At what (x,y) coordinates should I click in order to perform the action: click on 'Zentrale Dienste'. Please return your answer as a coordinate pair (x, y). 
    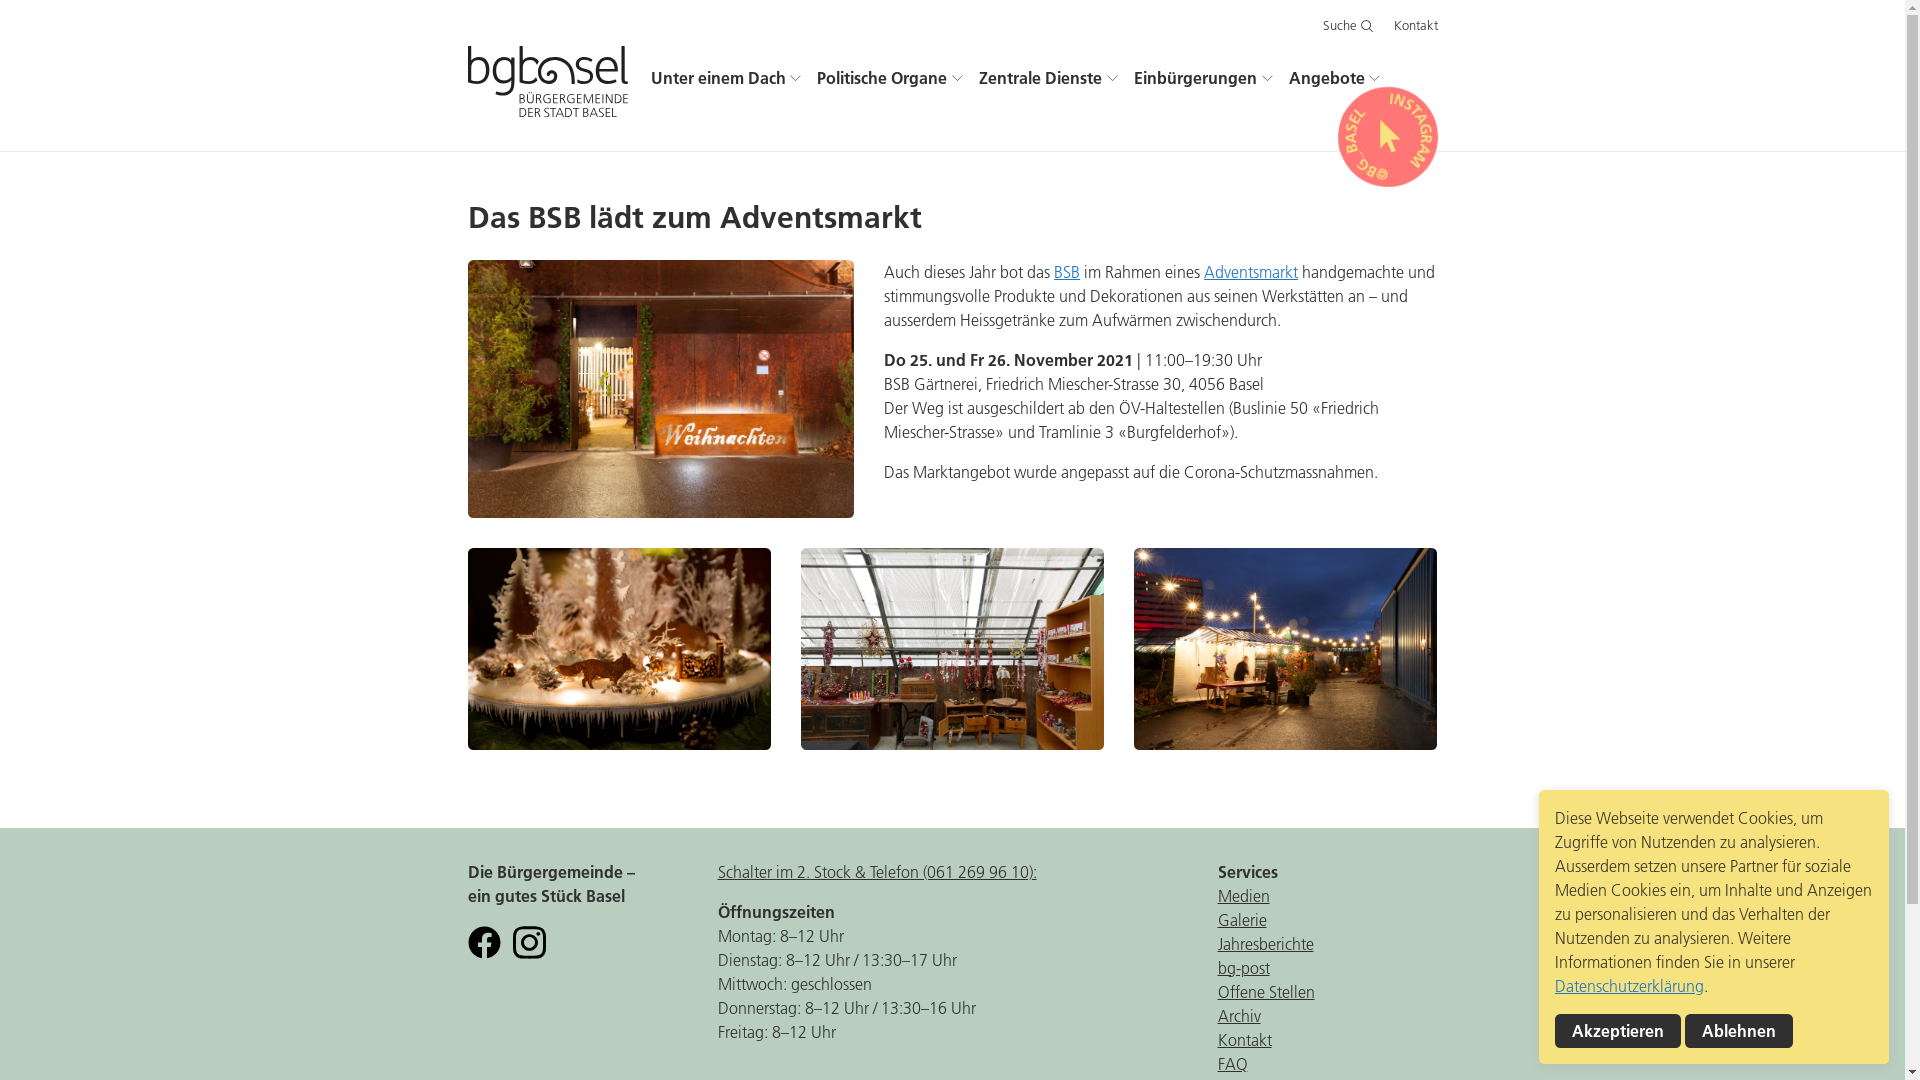
    Looking at the image, I should click on (1047, 77).